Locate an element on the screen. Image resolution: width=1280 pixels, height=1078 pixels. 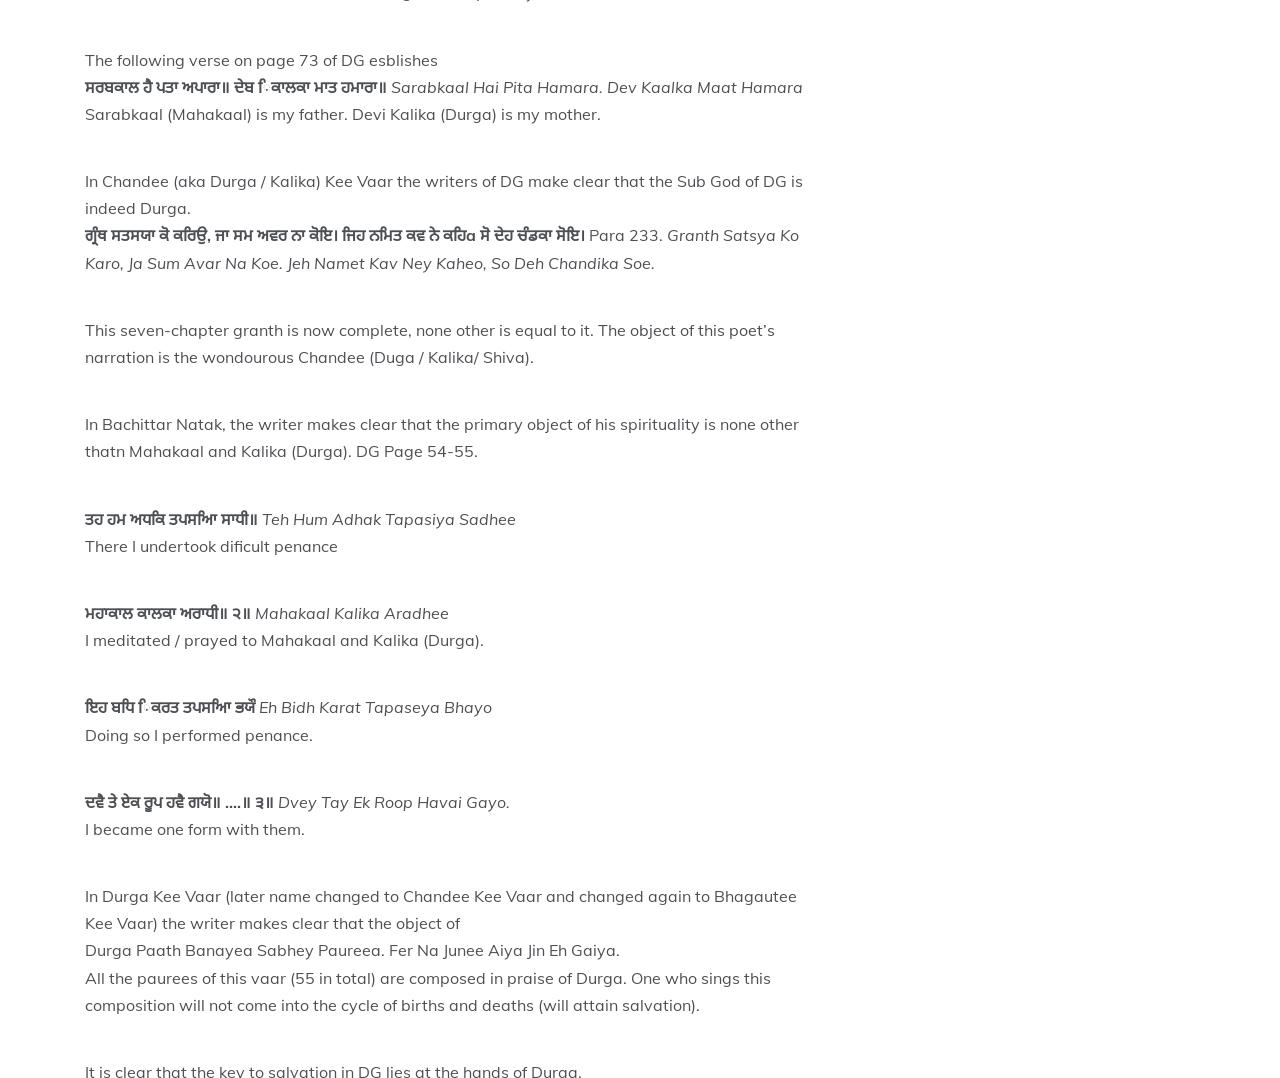
'There I undertook dificult penance' is located at coordinates (211, 544).